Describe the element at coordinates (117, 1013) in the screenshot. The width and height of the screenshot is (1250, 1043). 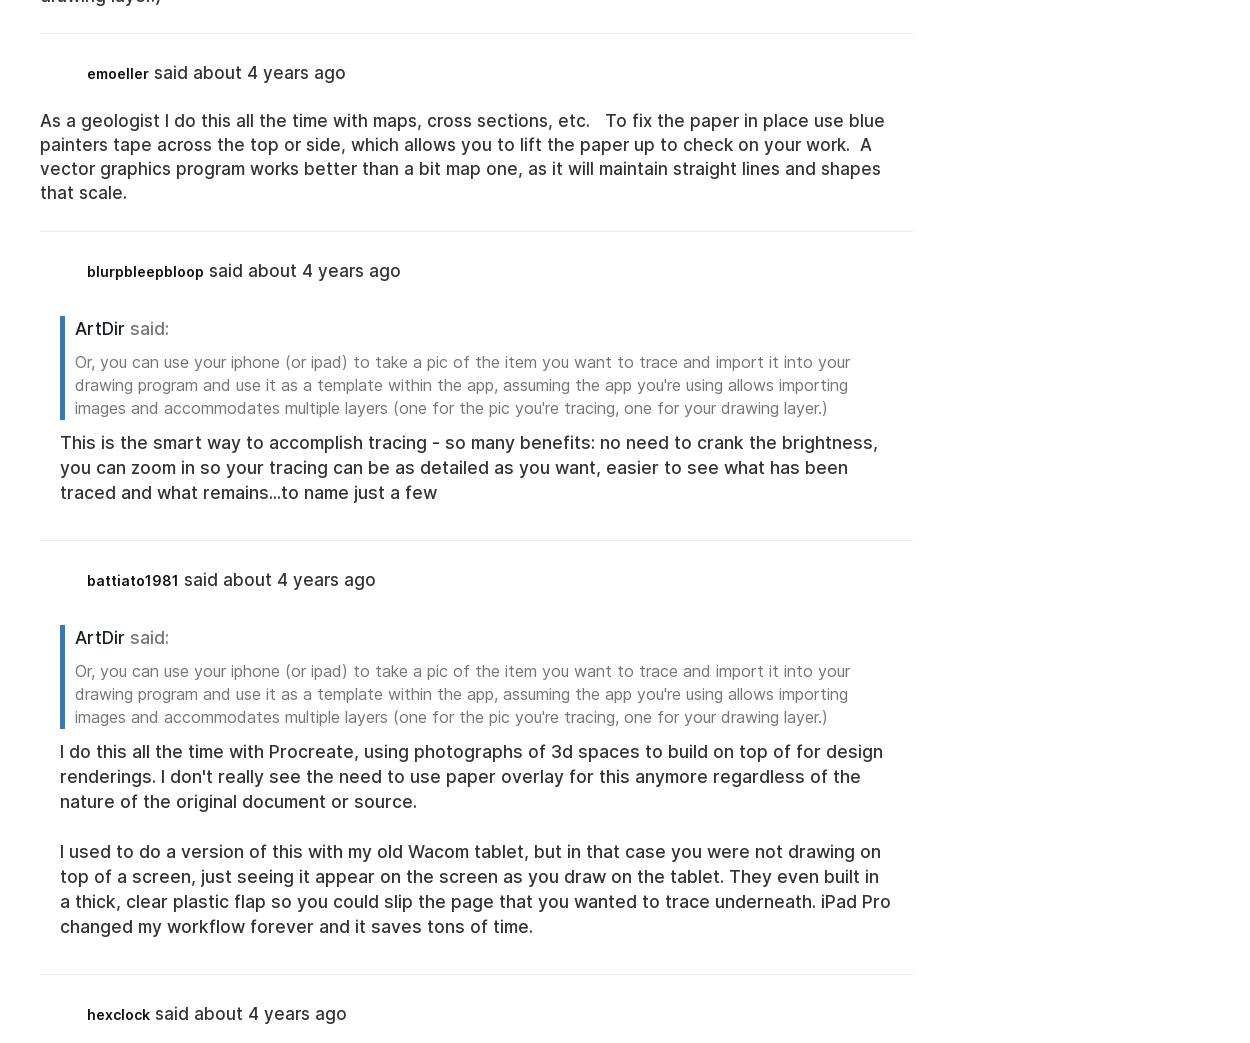
I see `'hexclock'` at that location.